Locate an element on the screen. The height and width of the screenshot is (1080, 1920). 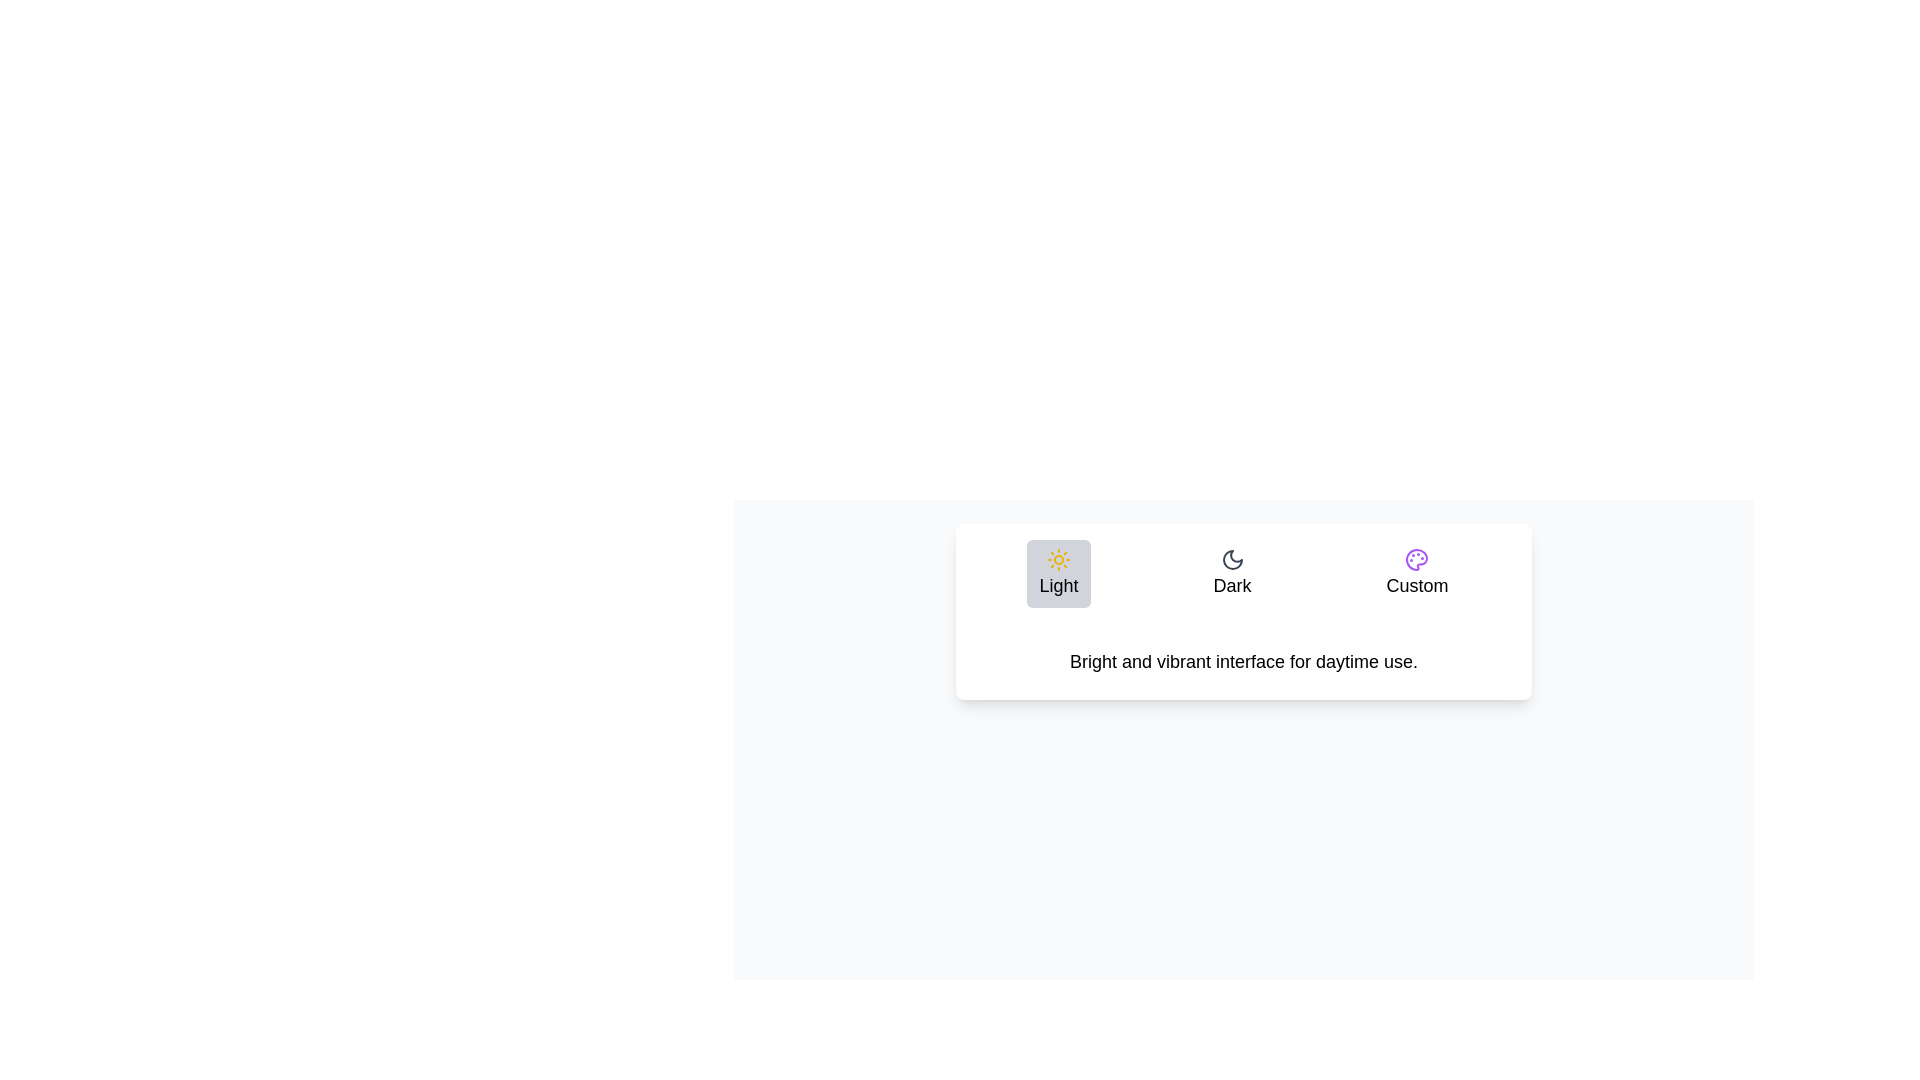
the Dark tab to observe its hover effect is located at coordinates (1231, 574).